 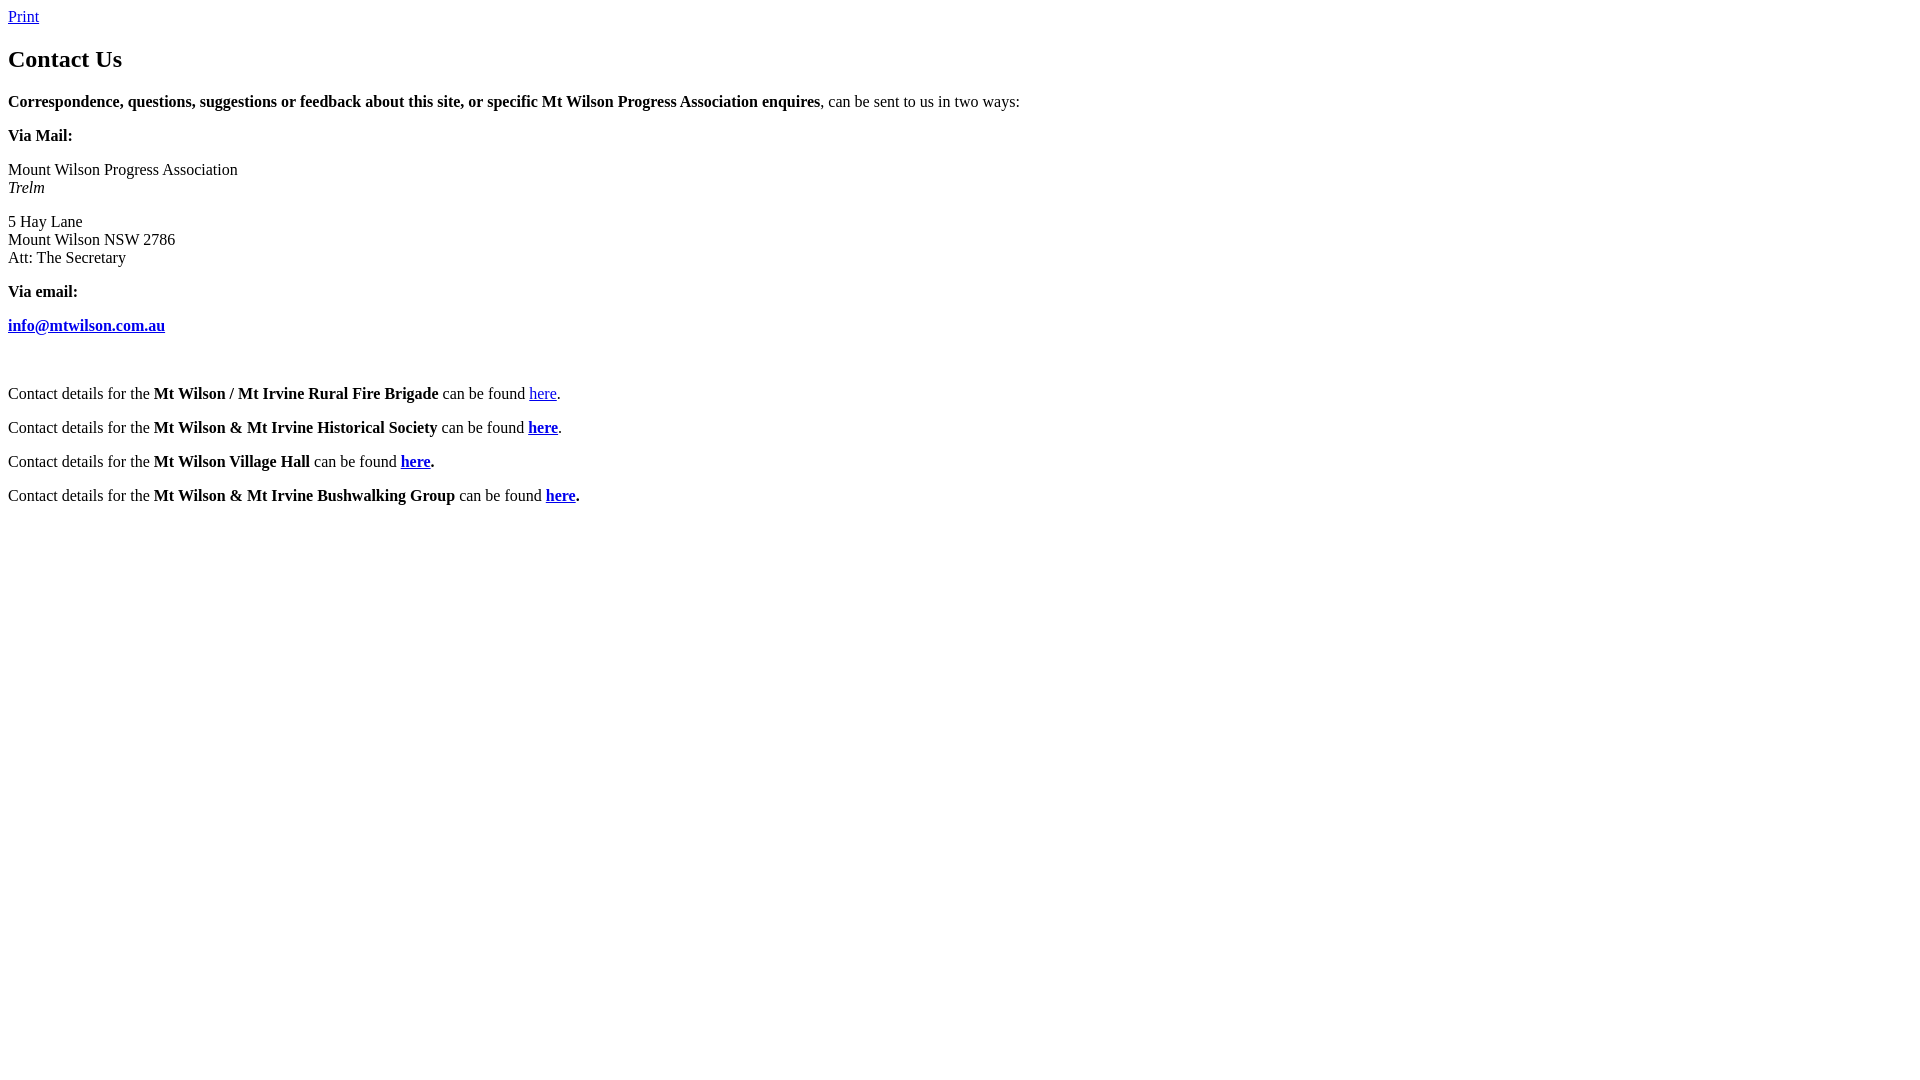 I want to click on 'here', so click(x=542, y=426).